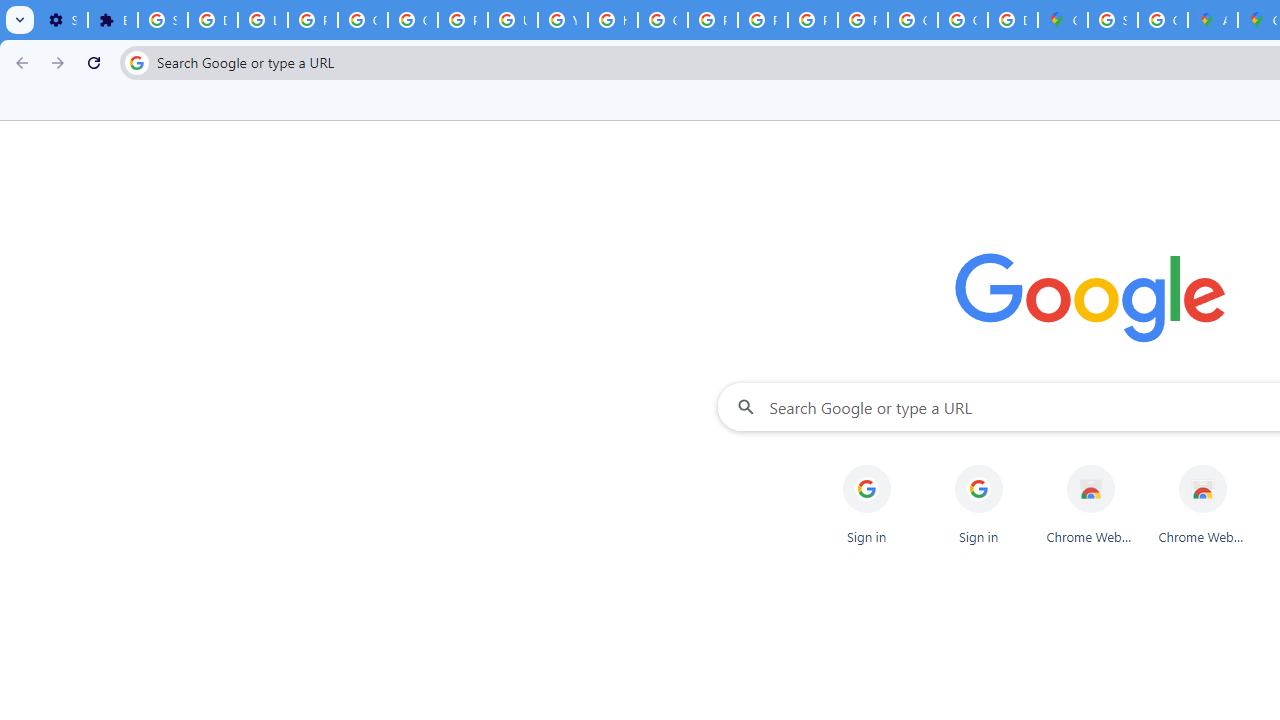 Image resolution: width=1280 pixels, height=720 pixels. Describe the element at coordinates (712, 20) in the screenshot. I see `'Privacy Help Center - Policies Help'` at that location.